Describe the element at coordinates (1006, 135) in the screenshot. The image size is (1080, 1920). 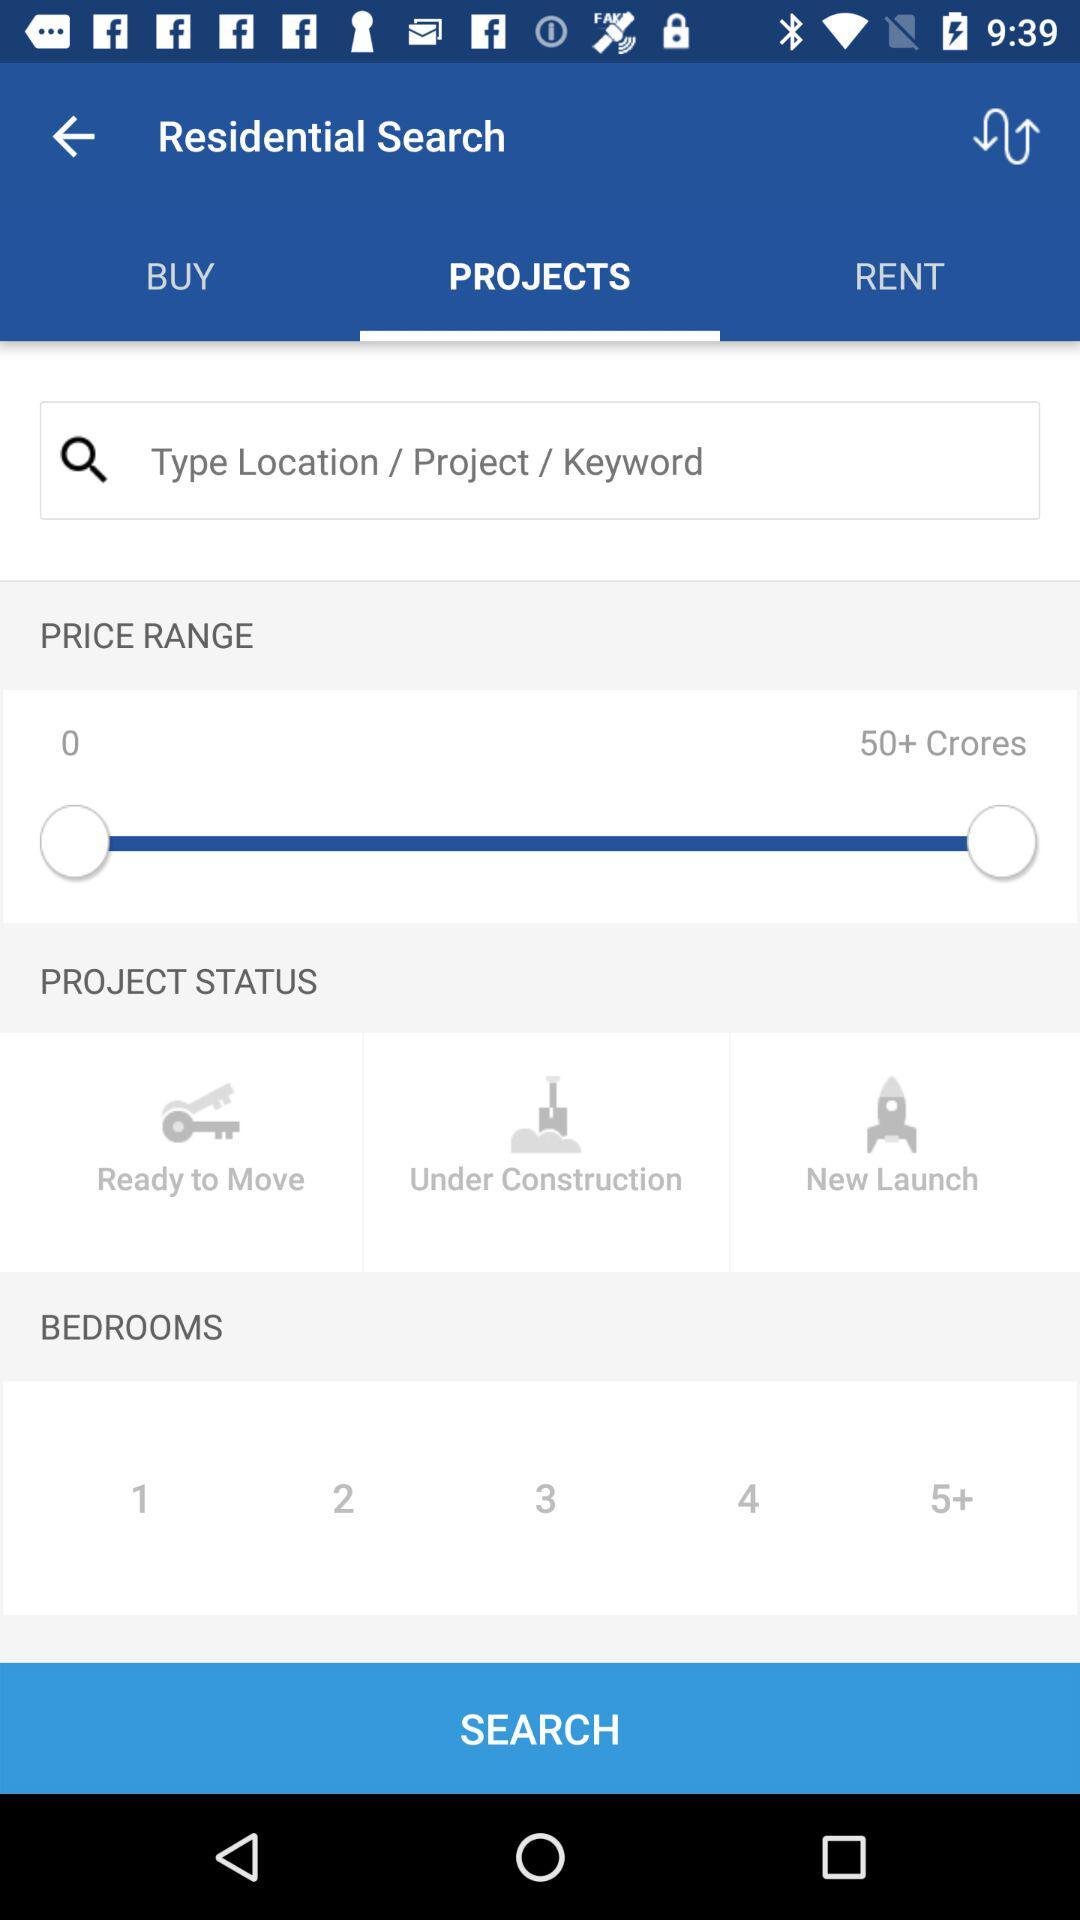
I see `the icon above the rent` at that location.